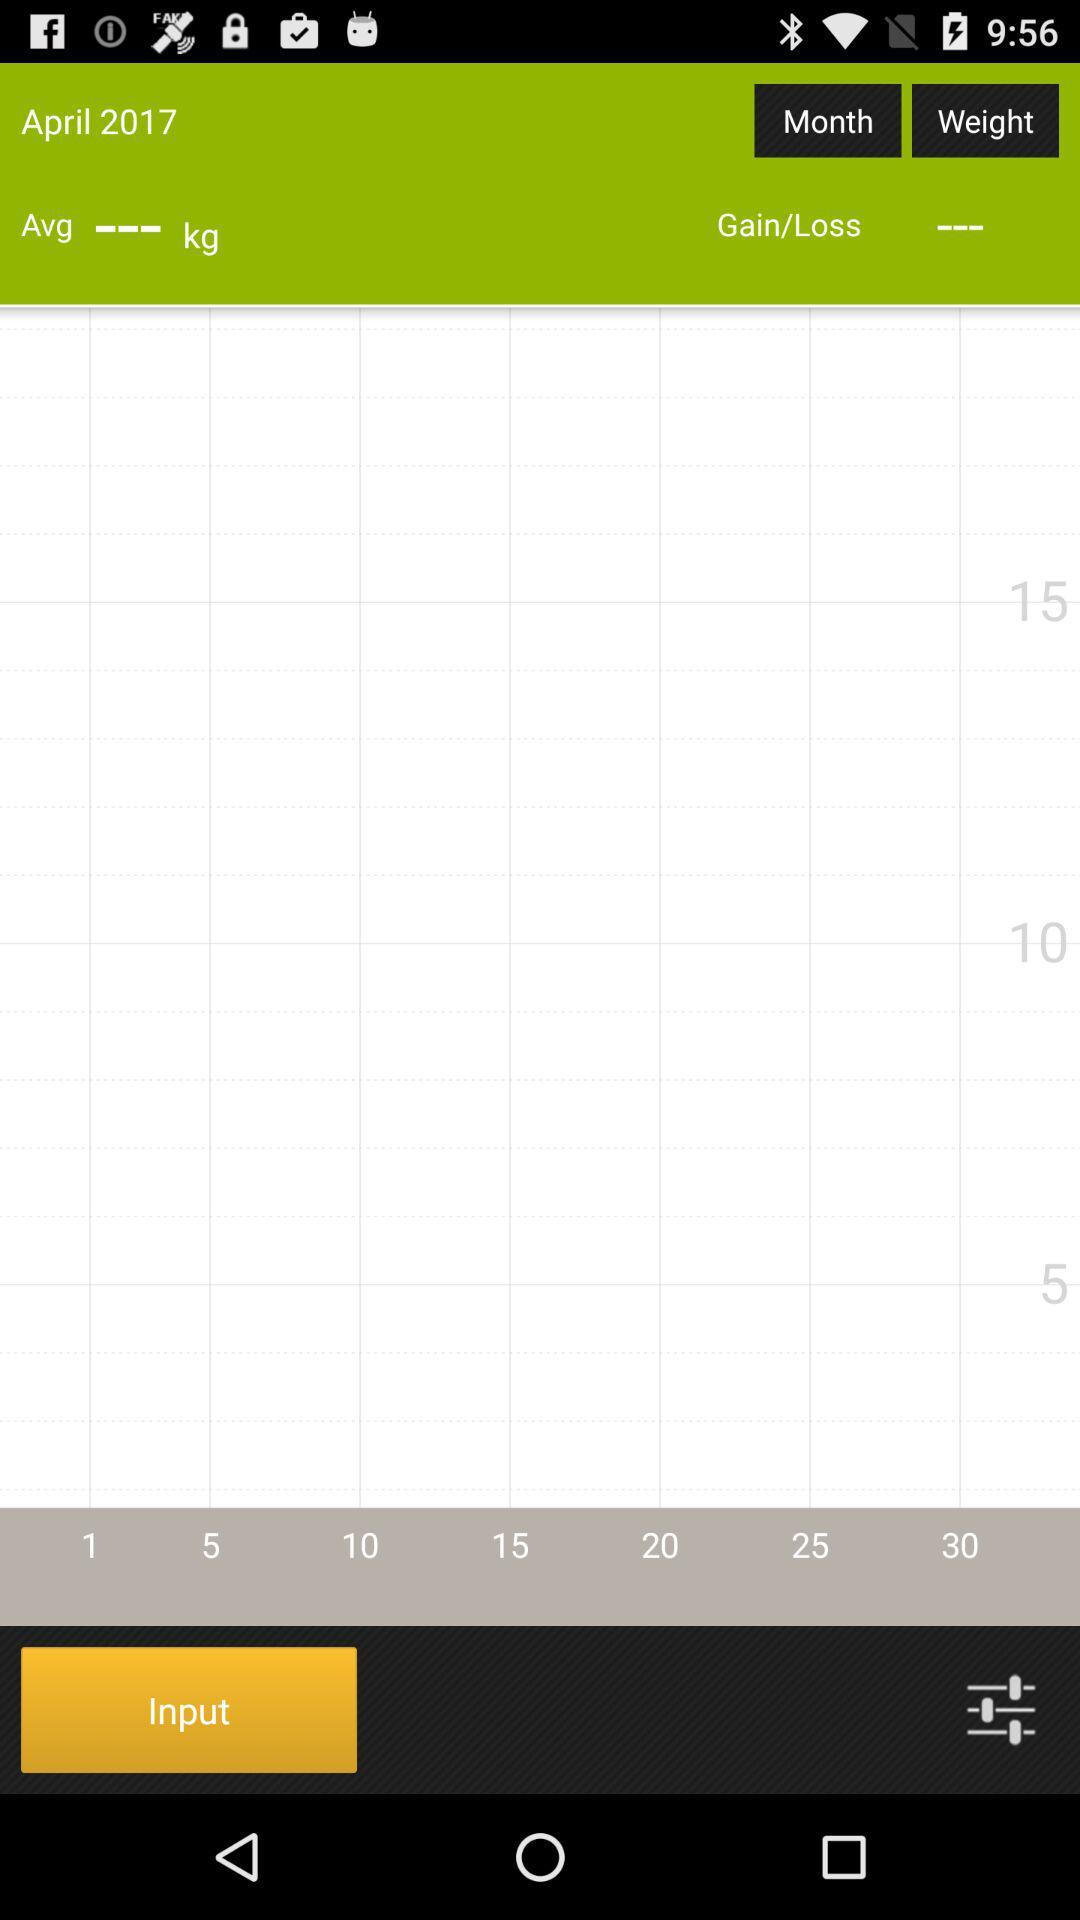 Image resolution: width=1080 pixels, height=1920 pixels. I want to click on the sliders icon, so click(1001, 1830).